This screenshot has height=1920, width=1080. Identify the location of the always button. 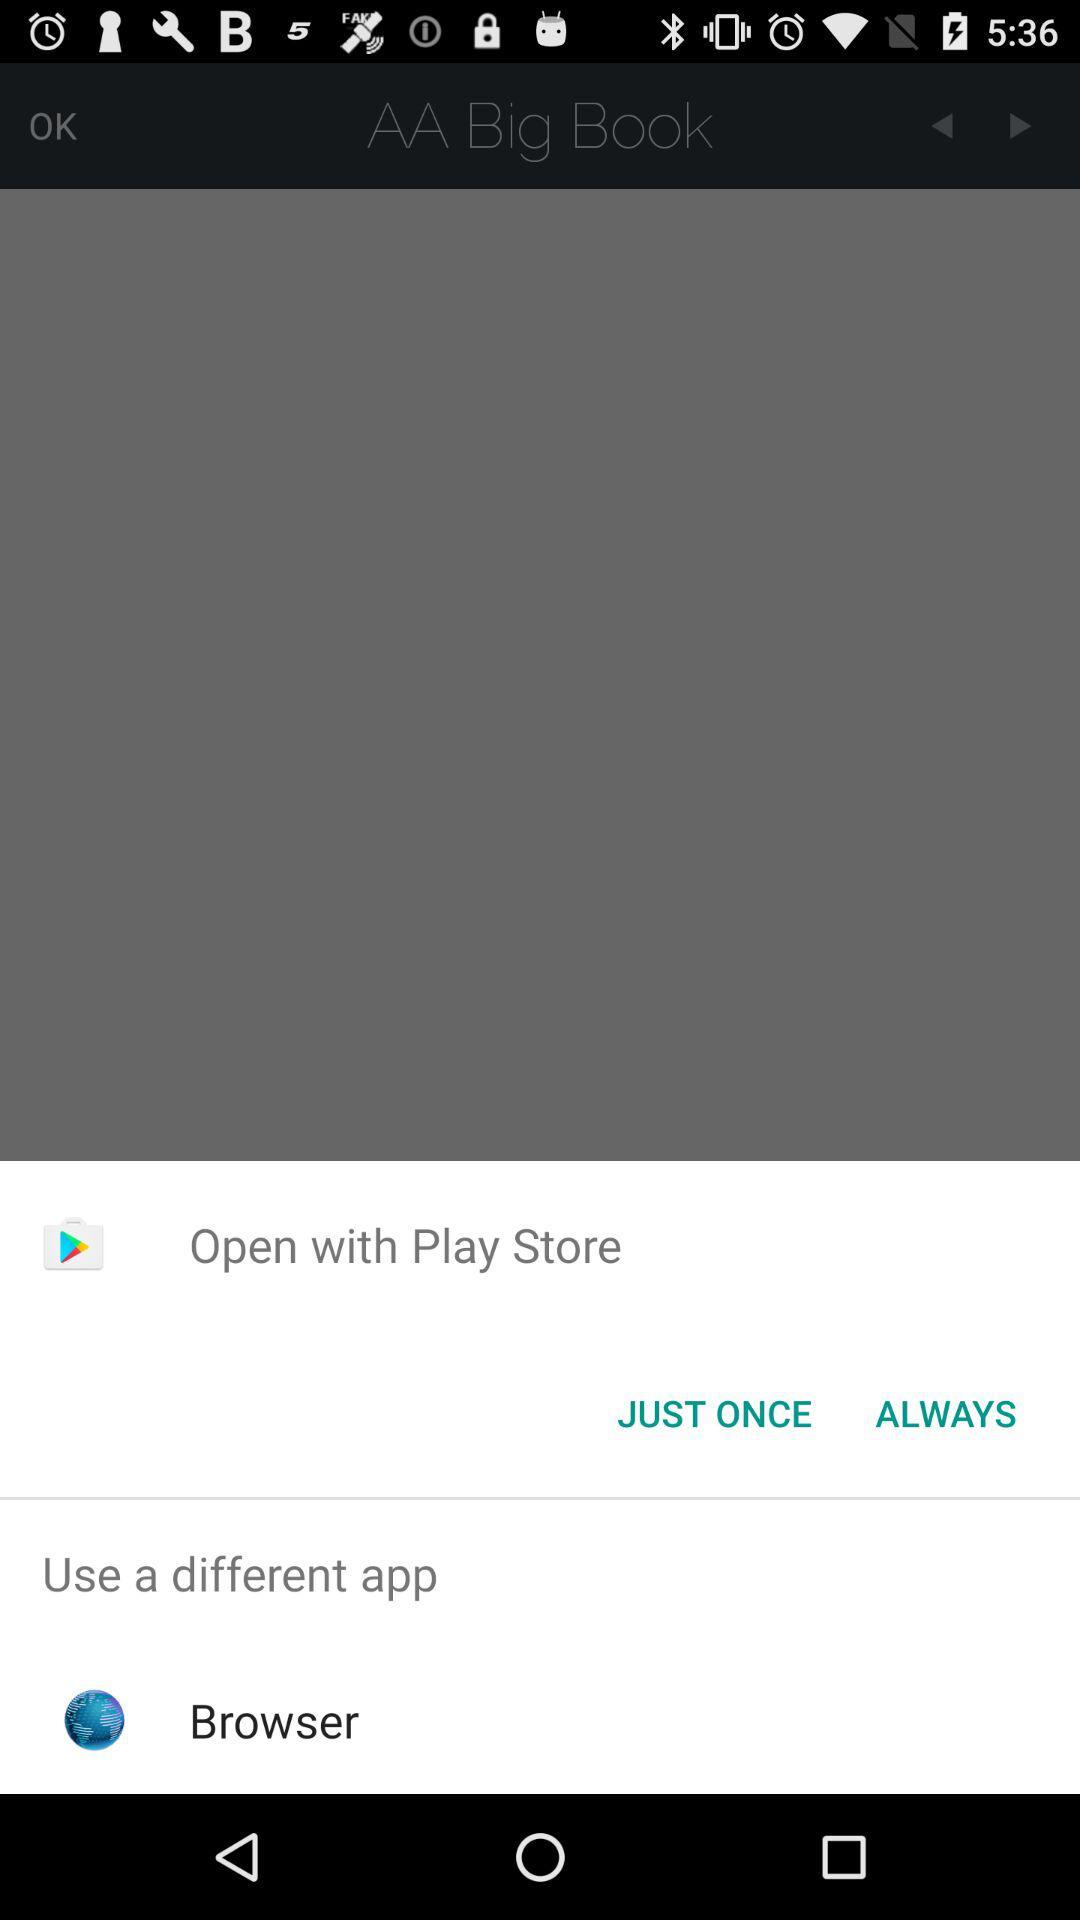
(945, 1411).